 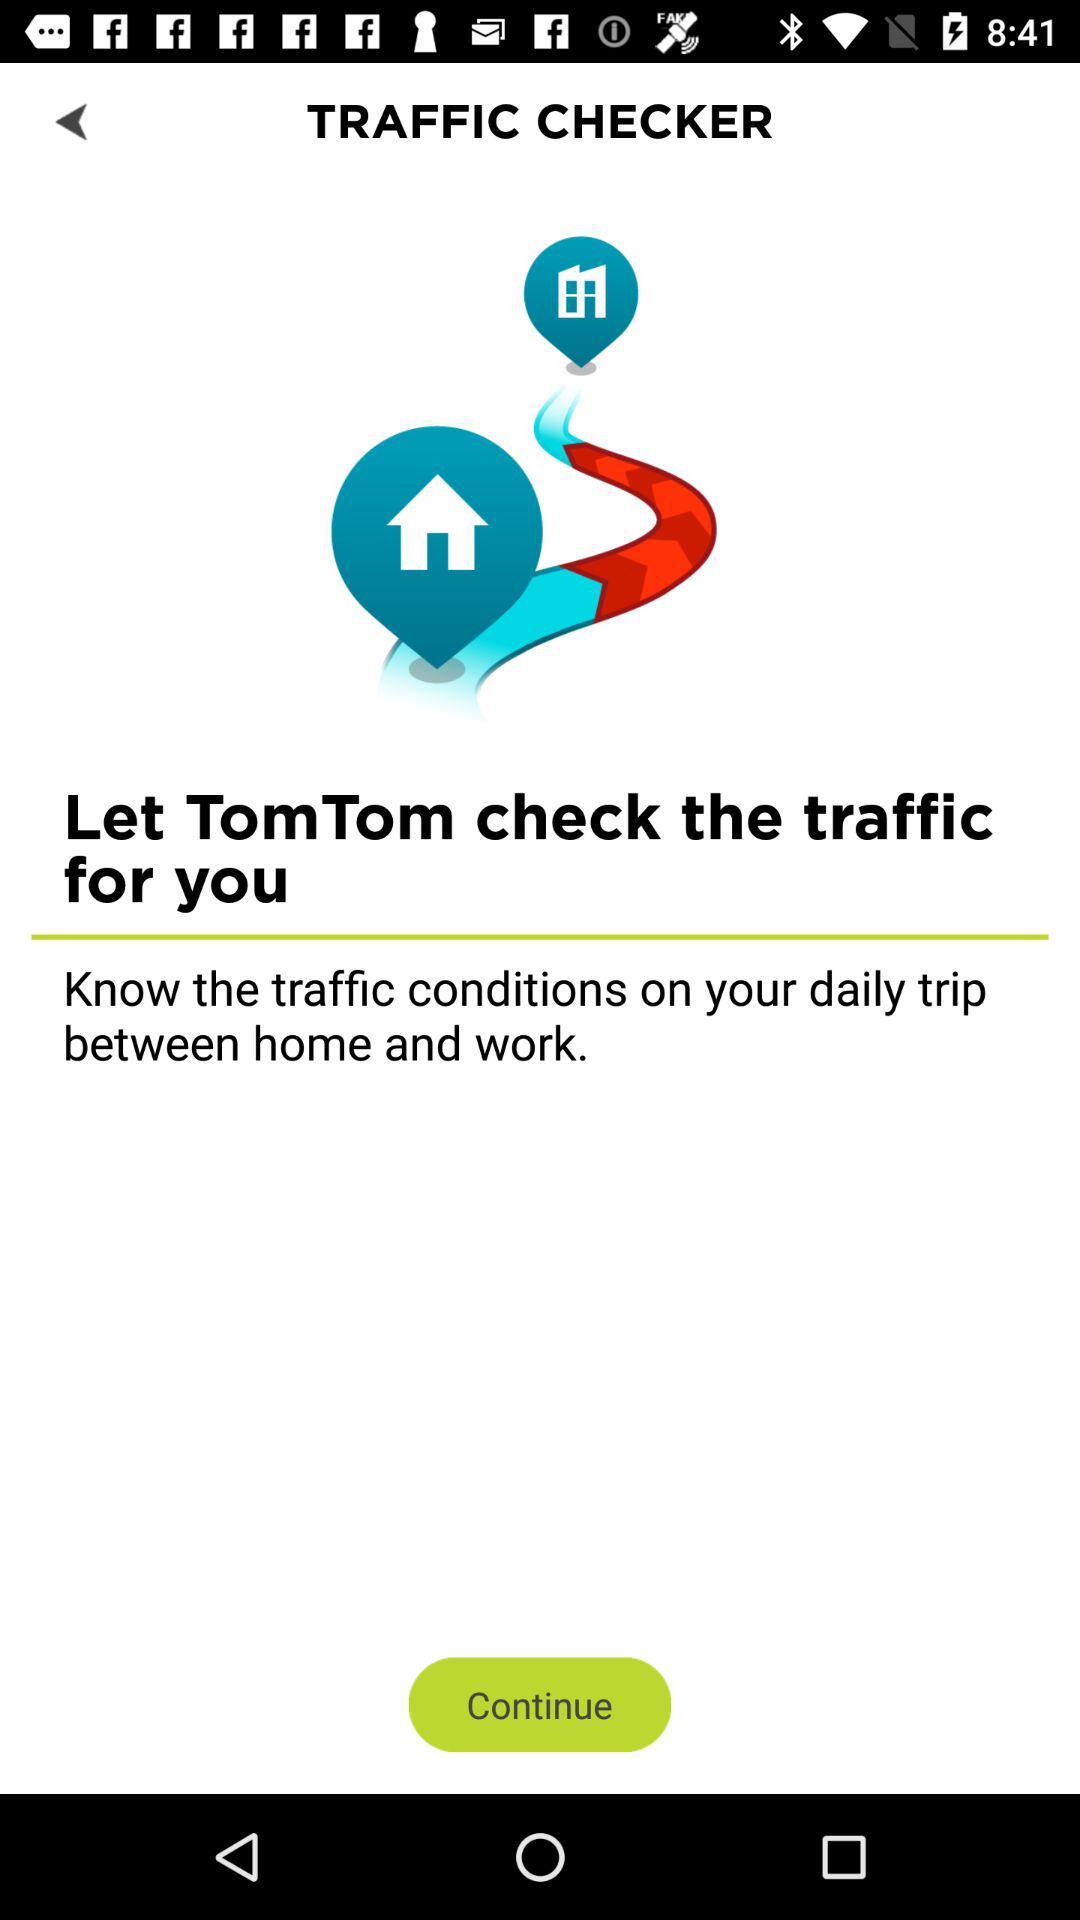 I want to click on the item to the left of the traffic checker icon, so click(x=72, y=119).